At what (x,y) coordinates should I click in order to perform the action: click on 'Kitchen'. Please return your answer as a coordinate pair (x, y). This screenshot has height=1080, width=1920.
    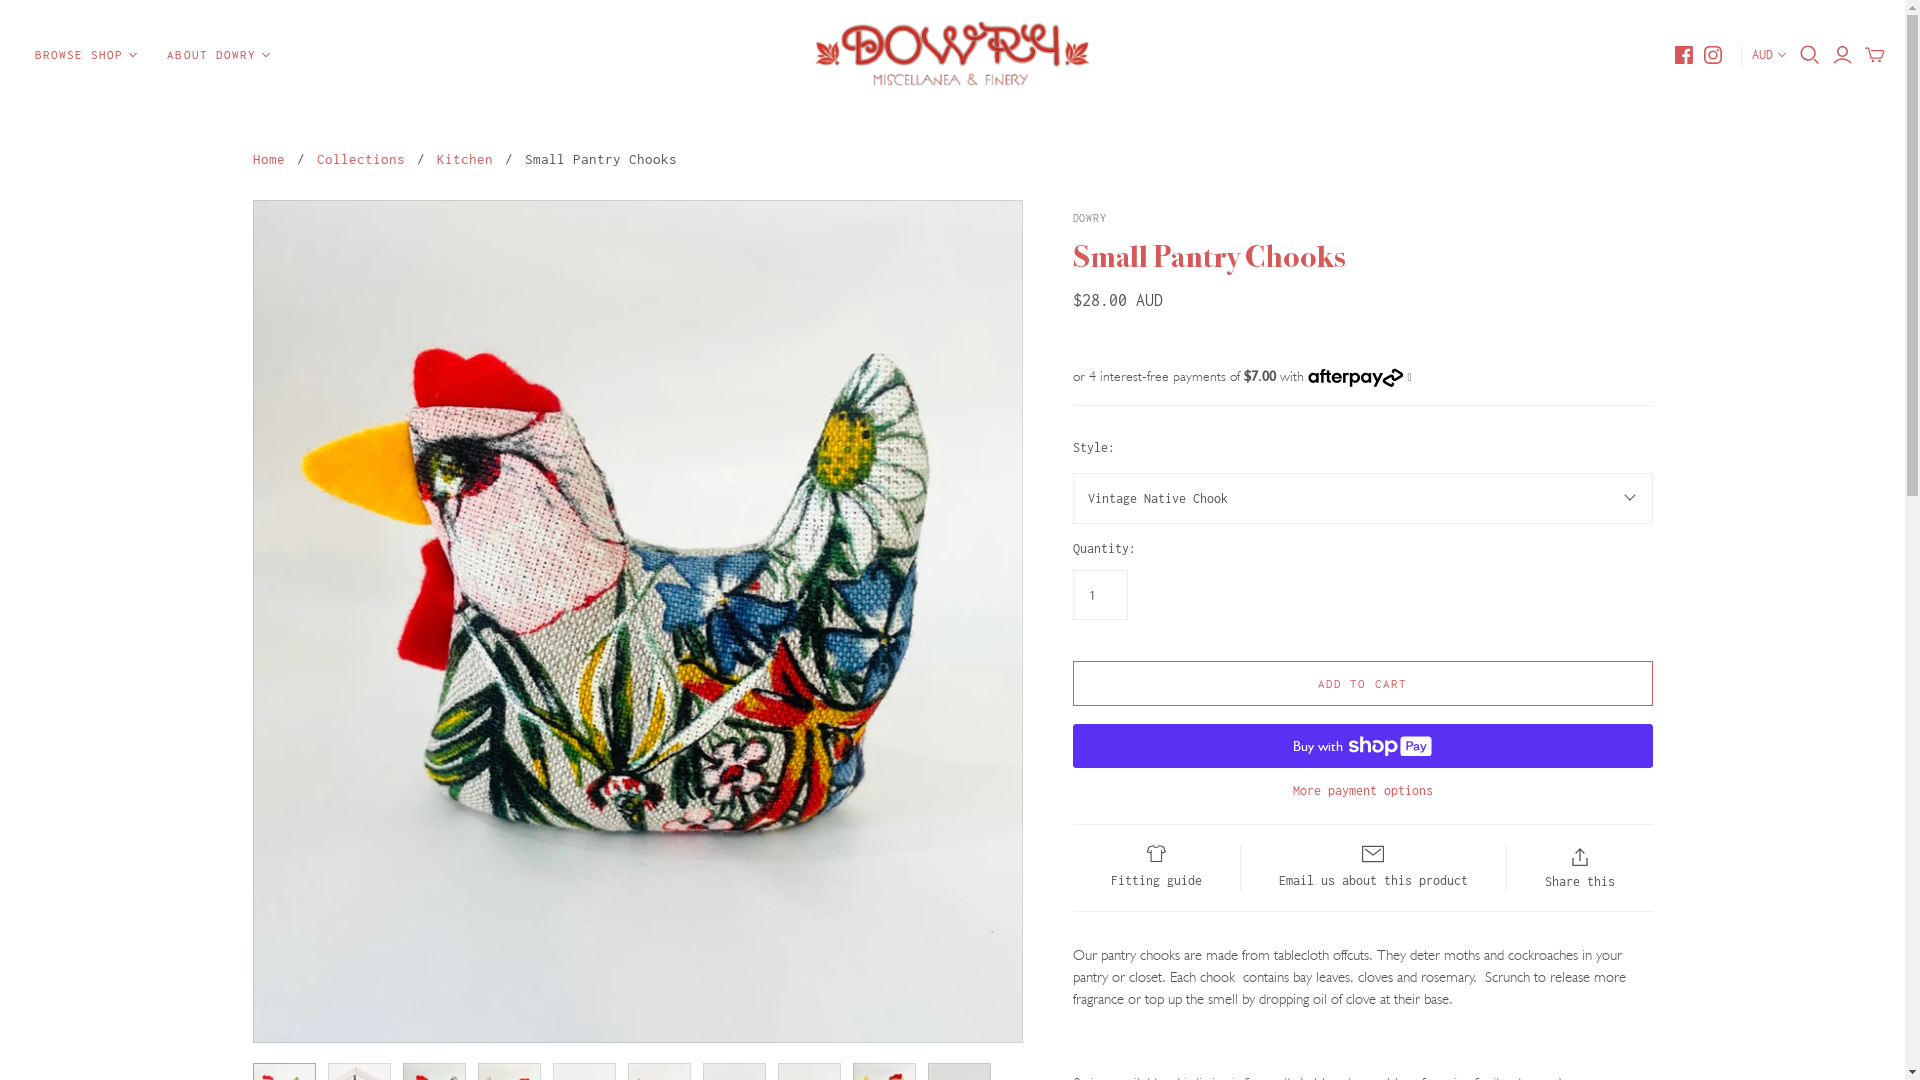
    Looking at the image, I should click on (435, 157).